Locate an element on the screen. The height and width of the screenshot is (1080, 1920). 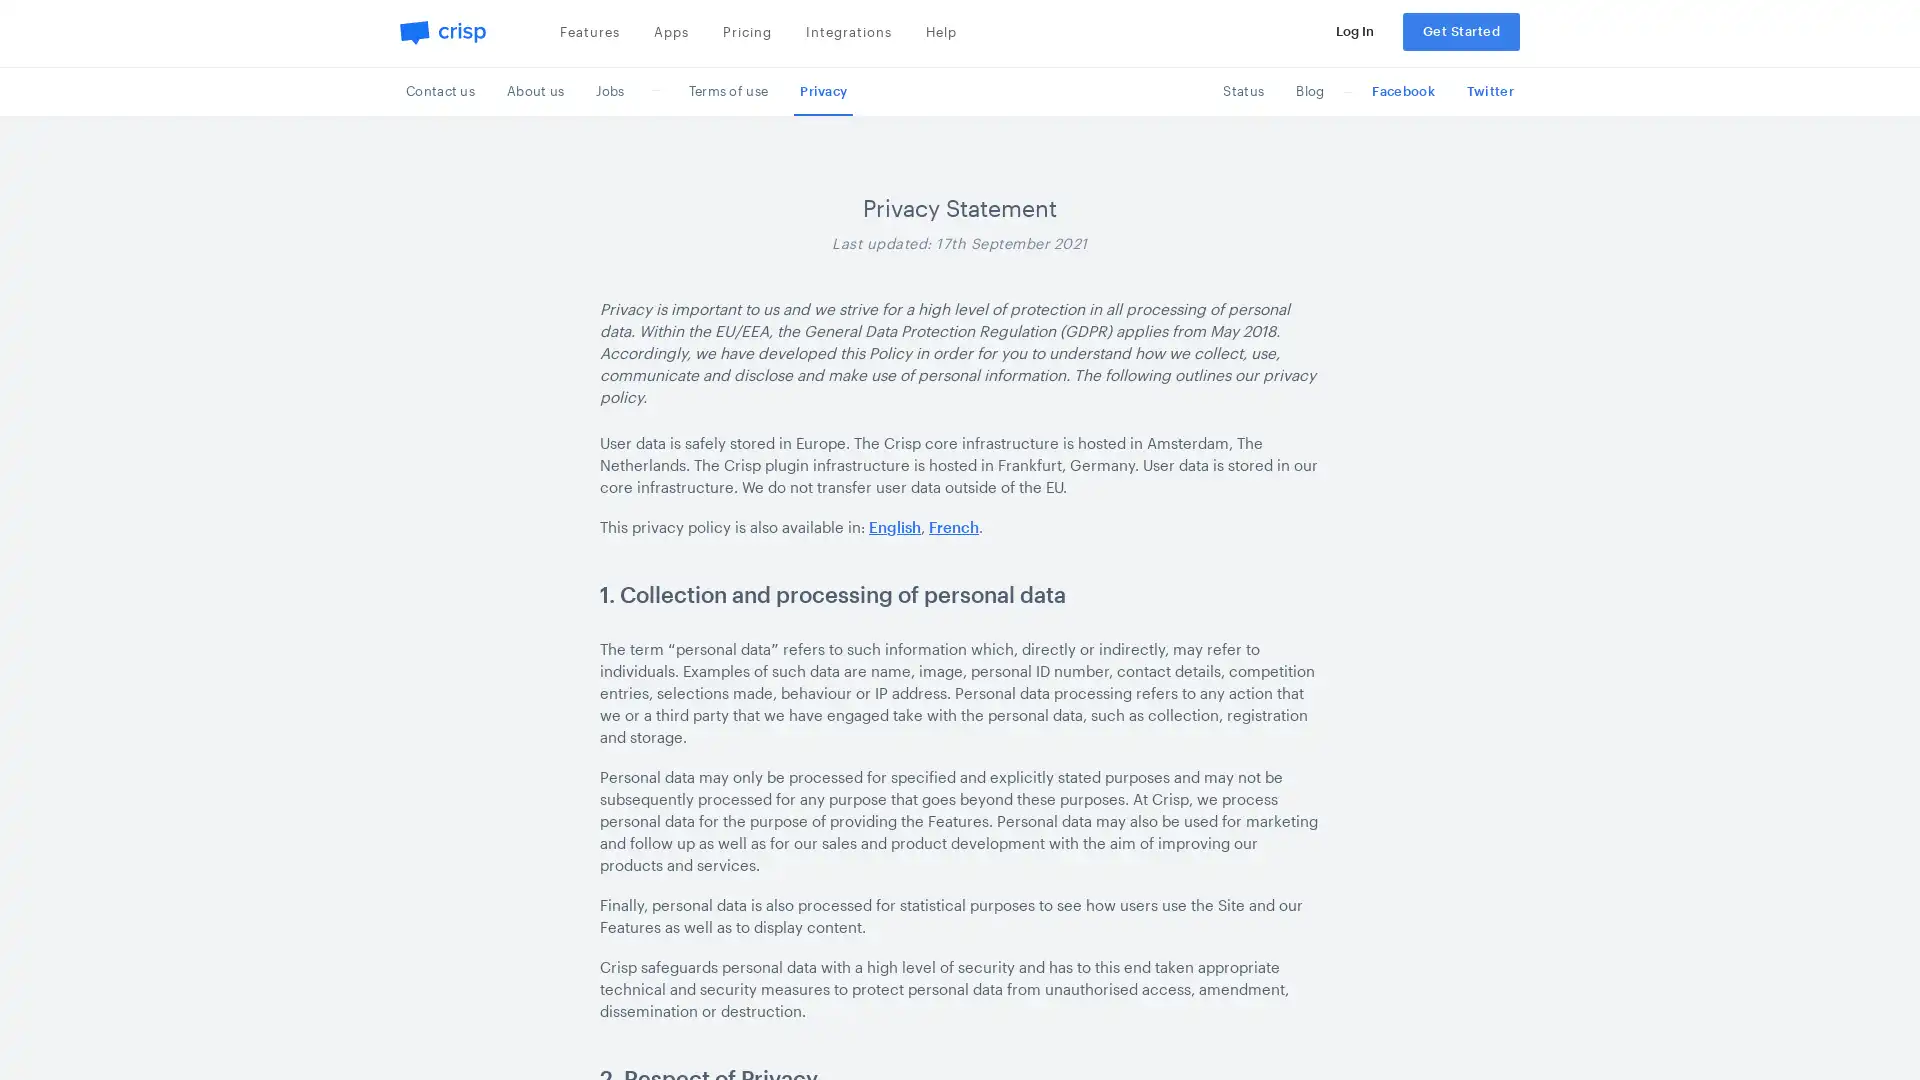
Questions? Chat with us! Support is away. Search help center Chat is located at coordinates (1865, 1029).